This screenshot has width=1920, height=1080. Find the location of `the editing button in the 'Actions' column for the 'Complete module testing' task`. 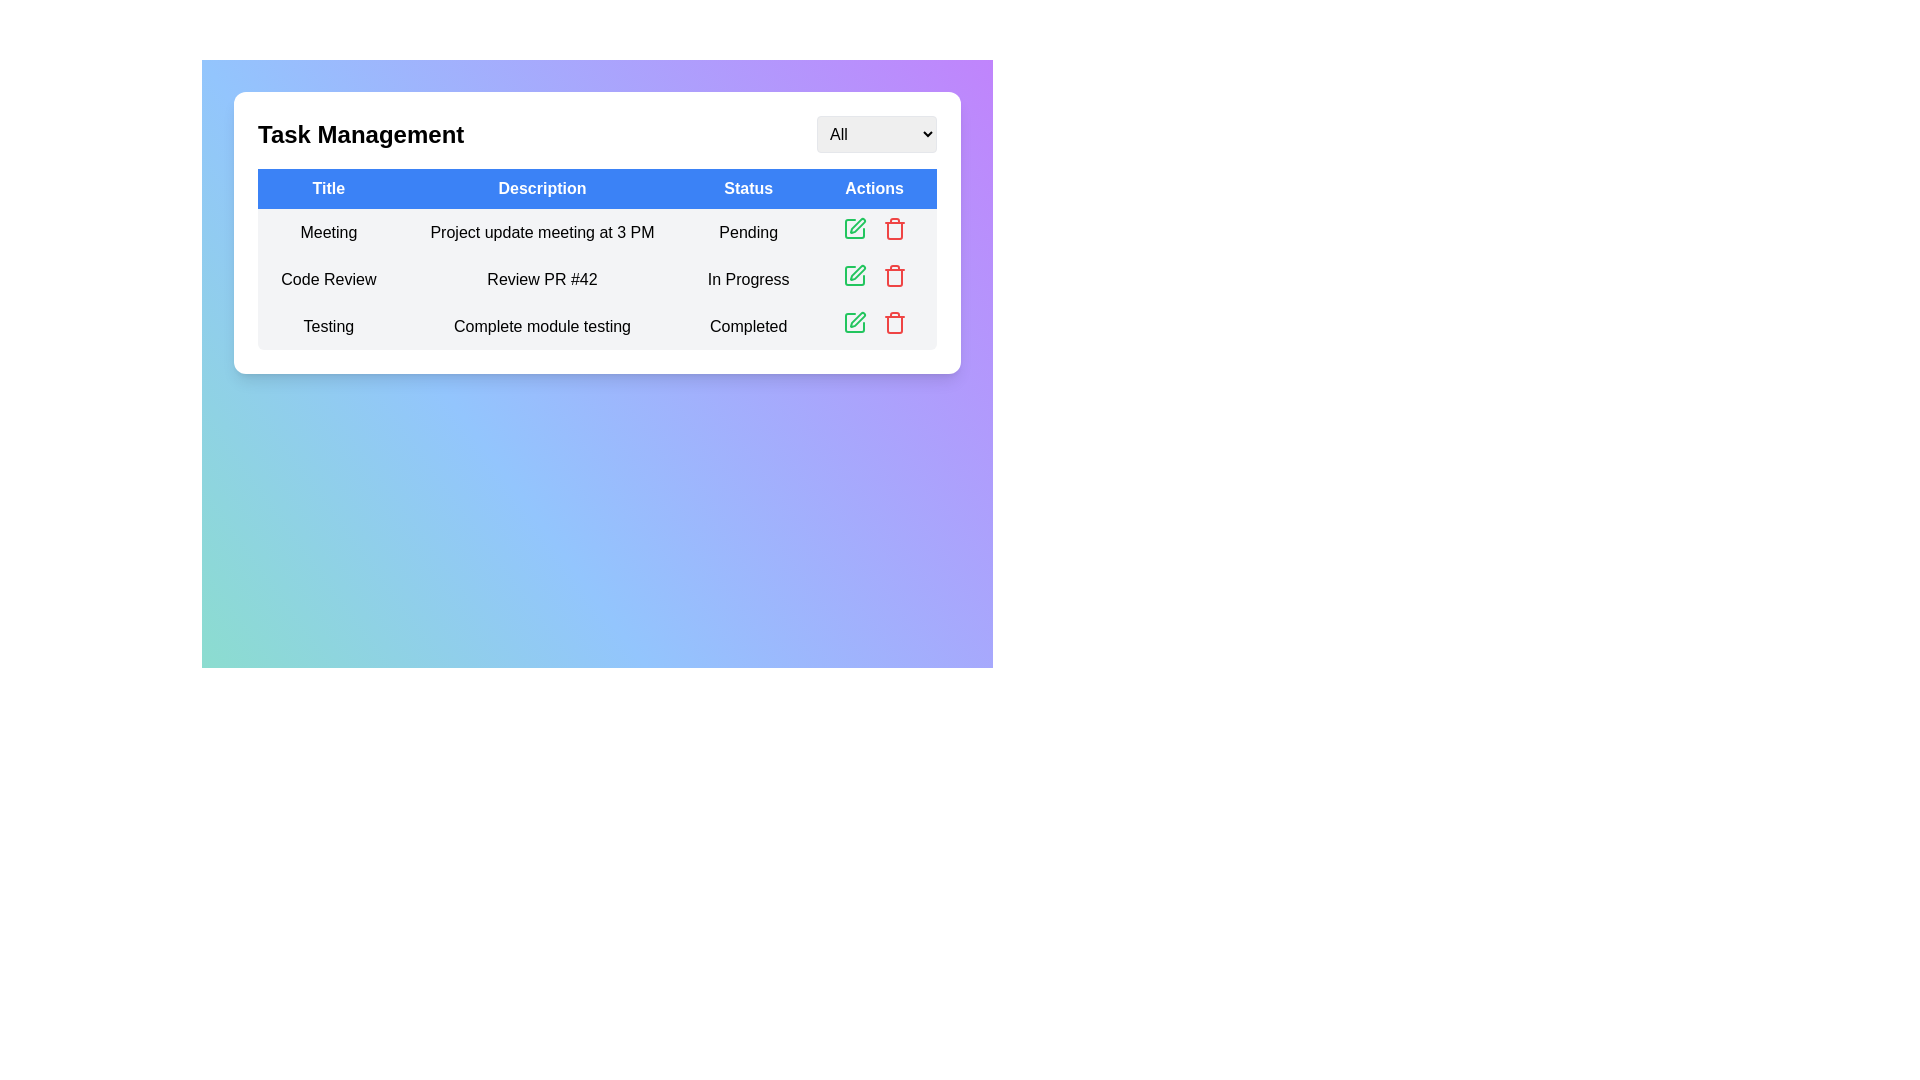

the editing button in the 'Actions' column for the 'Complete module testing' task is located at coordinates (854, 322).